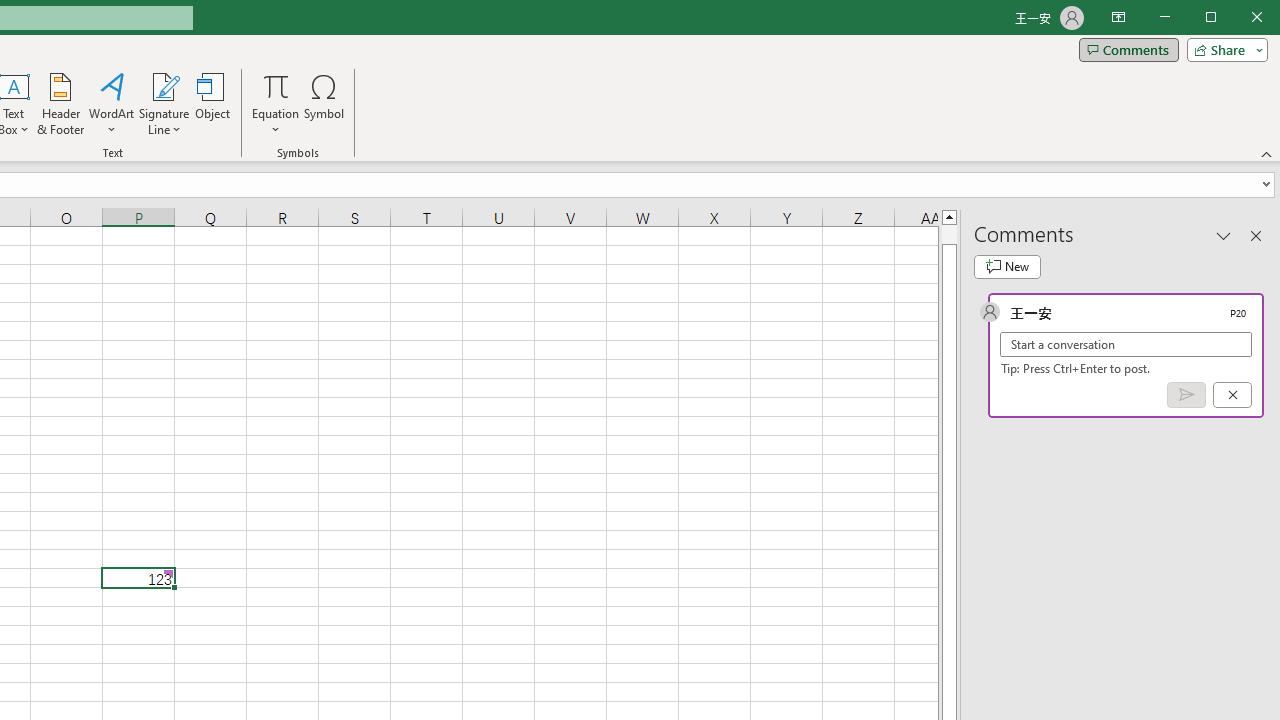 This screenshot has height=720, width=1280. I want to click on 'Symbol...', so click(324, 104).